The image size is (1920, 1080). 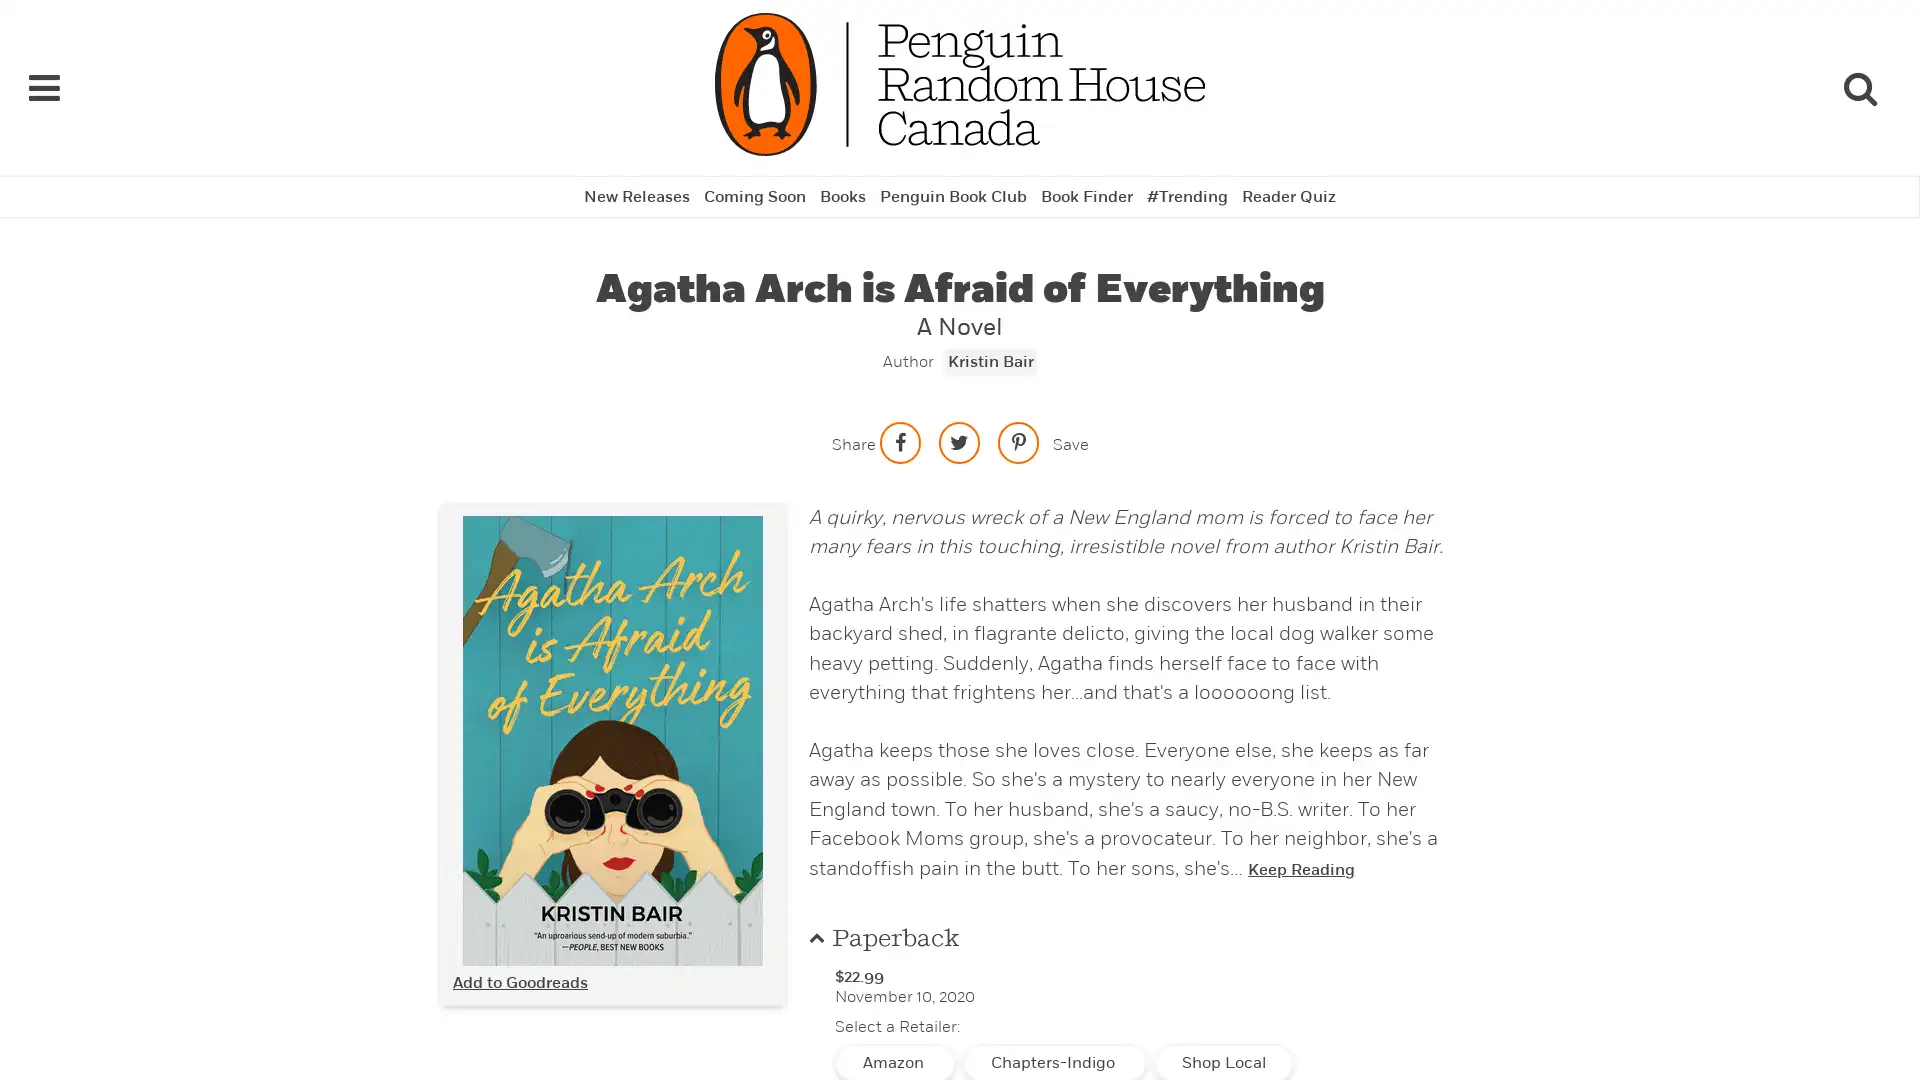 I want to click on Search, so click(x=1859, y=53).